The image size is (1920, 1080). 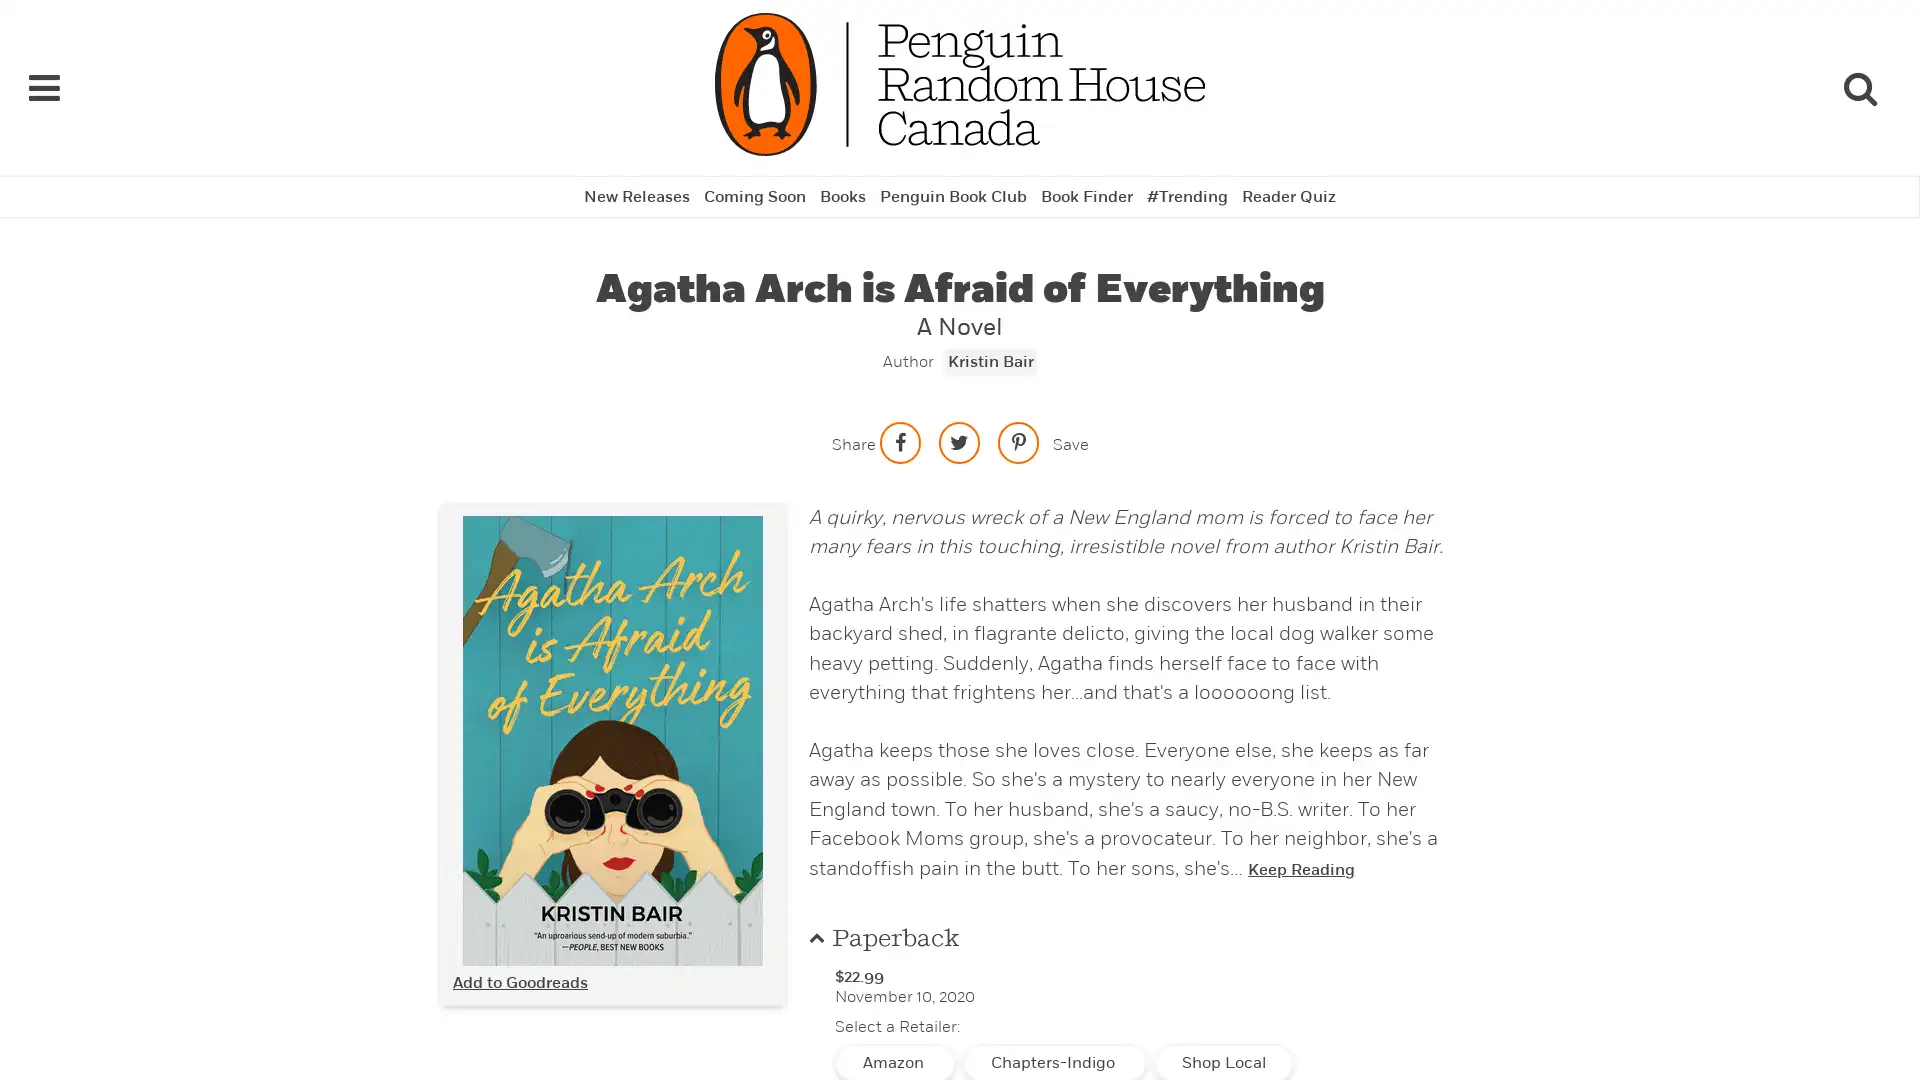 I want to click on Search, so click(x=1859, y=53).